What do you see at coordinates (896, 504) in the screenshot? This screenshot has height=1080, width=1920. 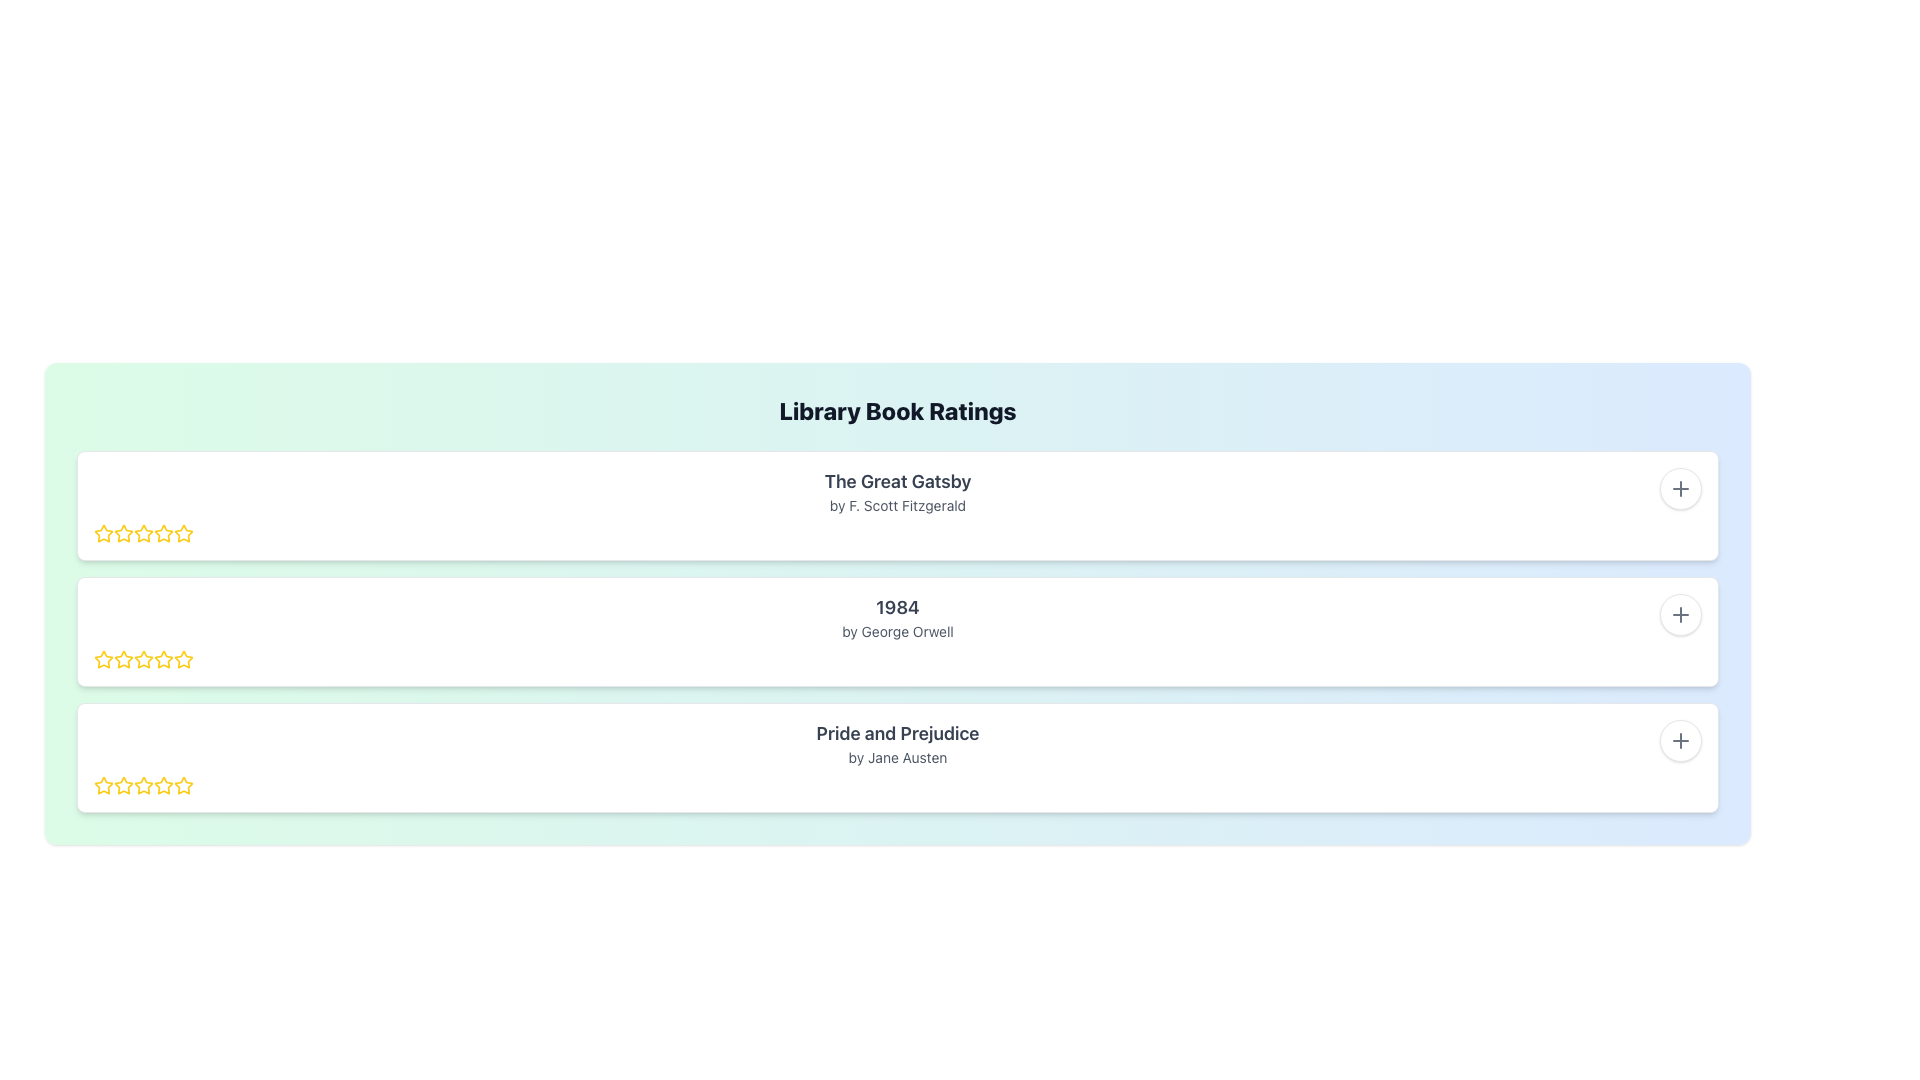 I see `the text label that displays 'by F. Scott Fitzgerald', styled in small gray font, located directly beneath the title 'The Great Gatsby' and above the rating stars` at bounding box center [896, 504].